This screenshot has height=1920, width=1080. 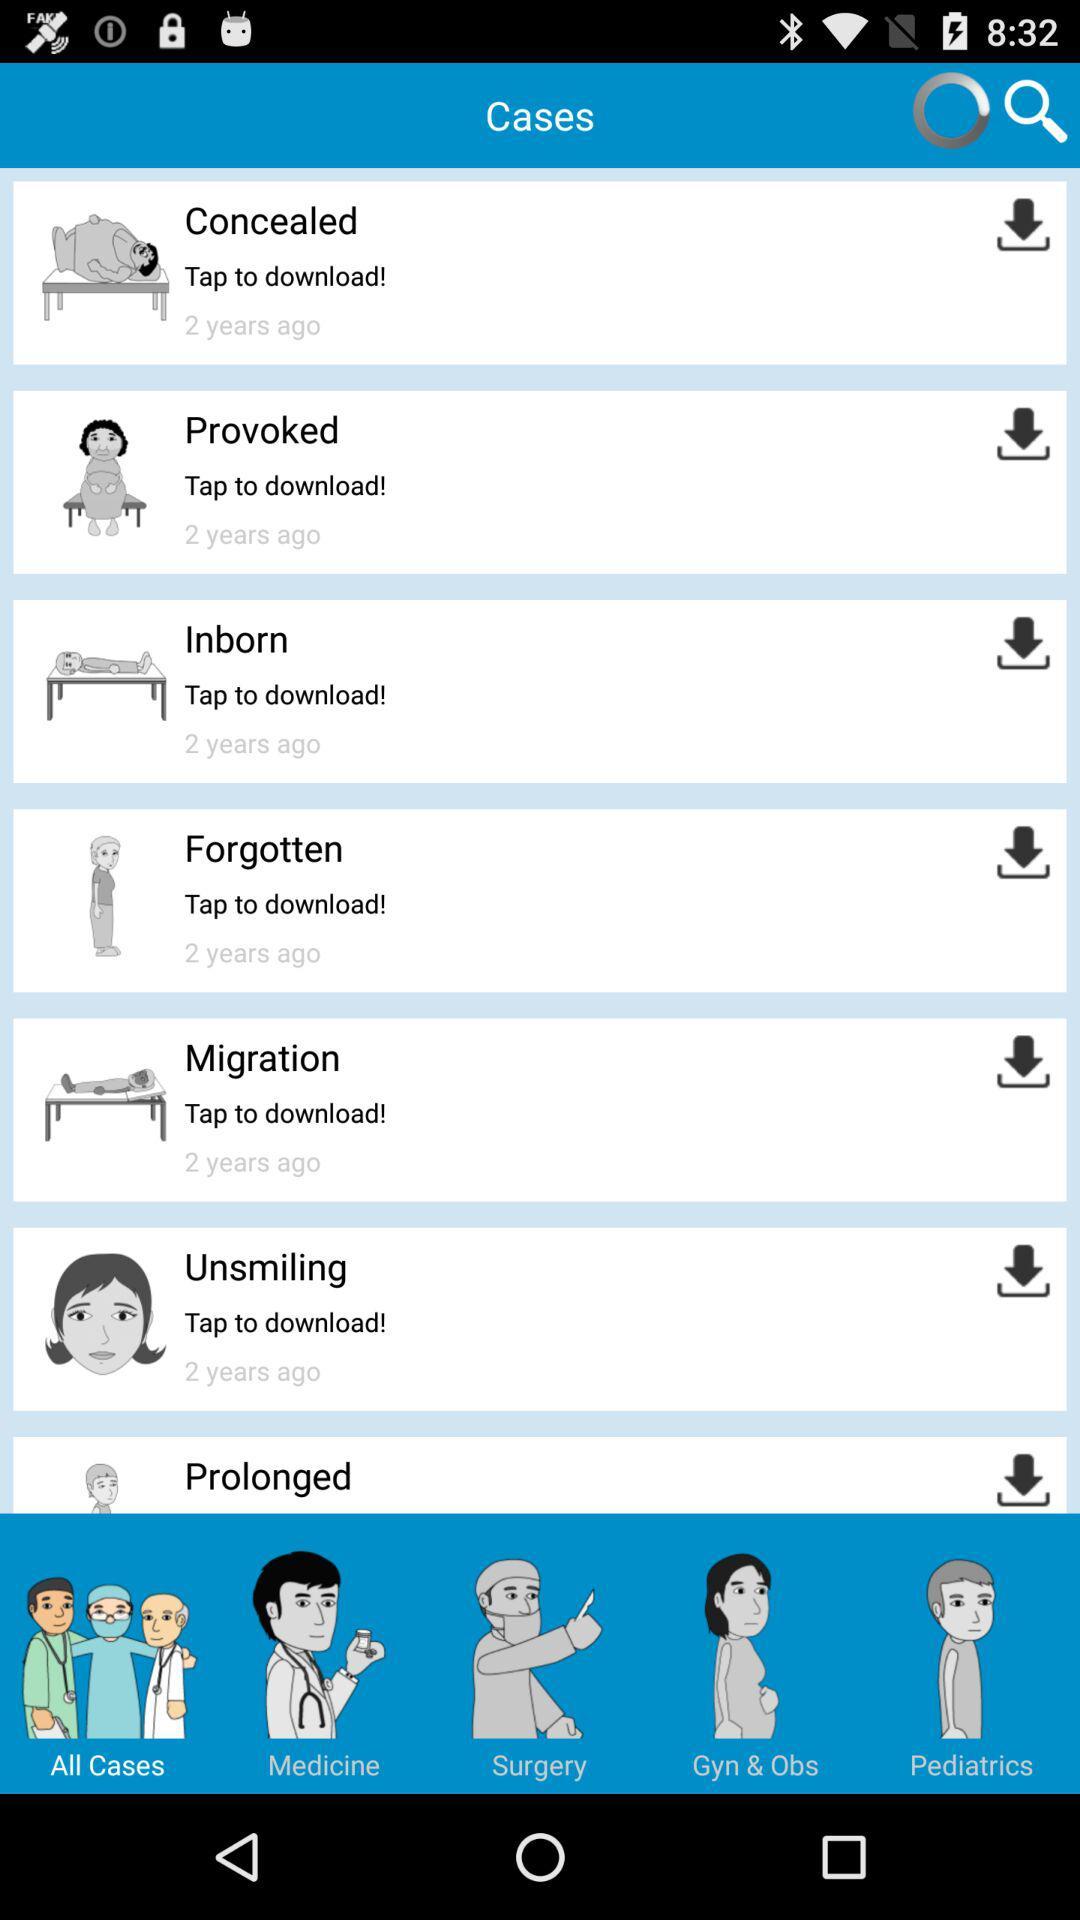 What do you see at coordinates (267, 1475) in the screenshot?
I see `the prolonged icon` at bounding box center [267, 1475].